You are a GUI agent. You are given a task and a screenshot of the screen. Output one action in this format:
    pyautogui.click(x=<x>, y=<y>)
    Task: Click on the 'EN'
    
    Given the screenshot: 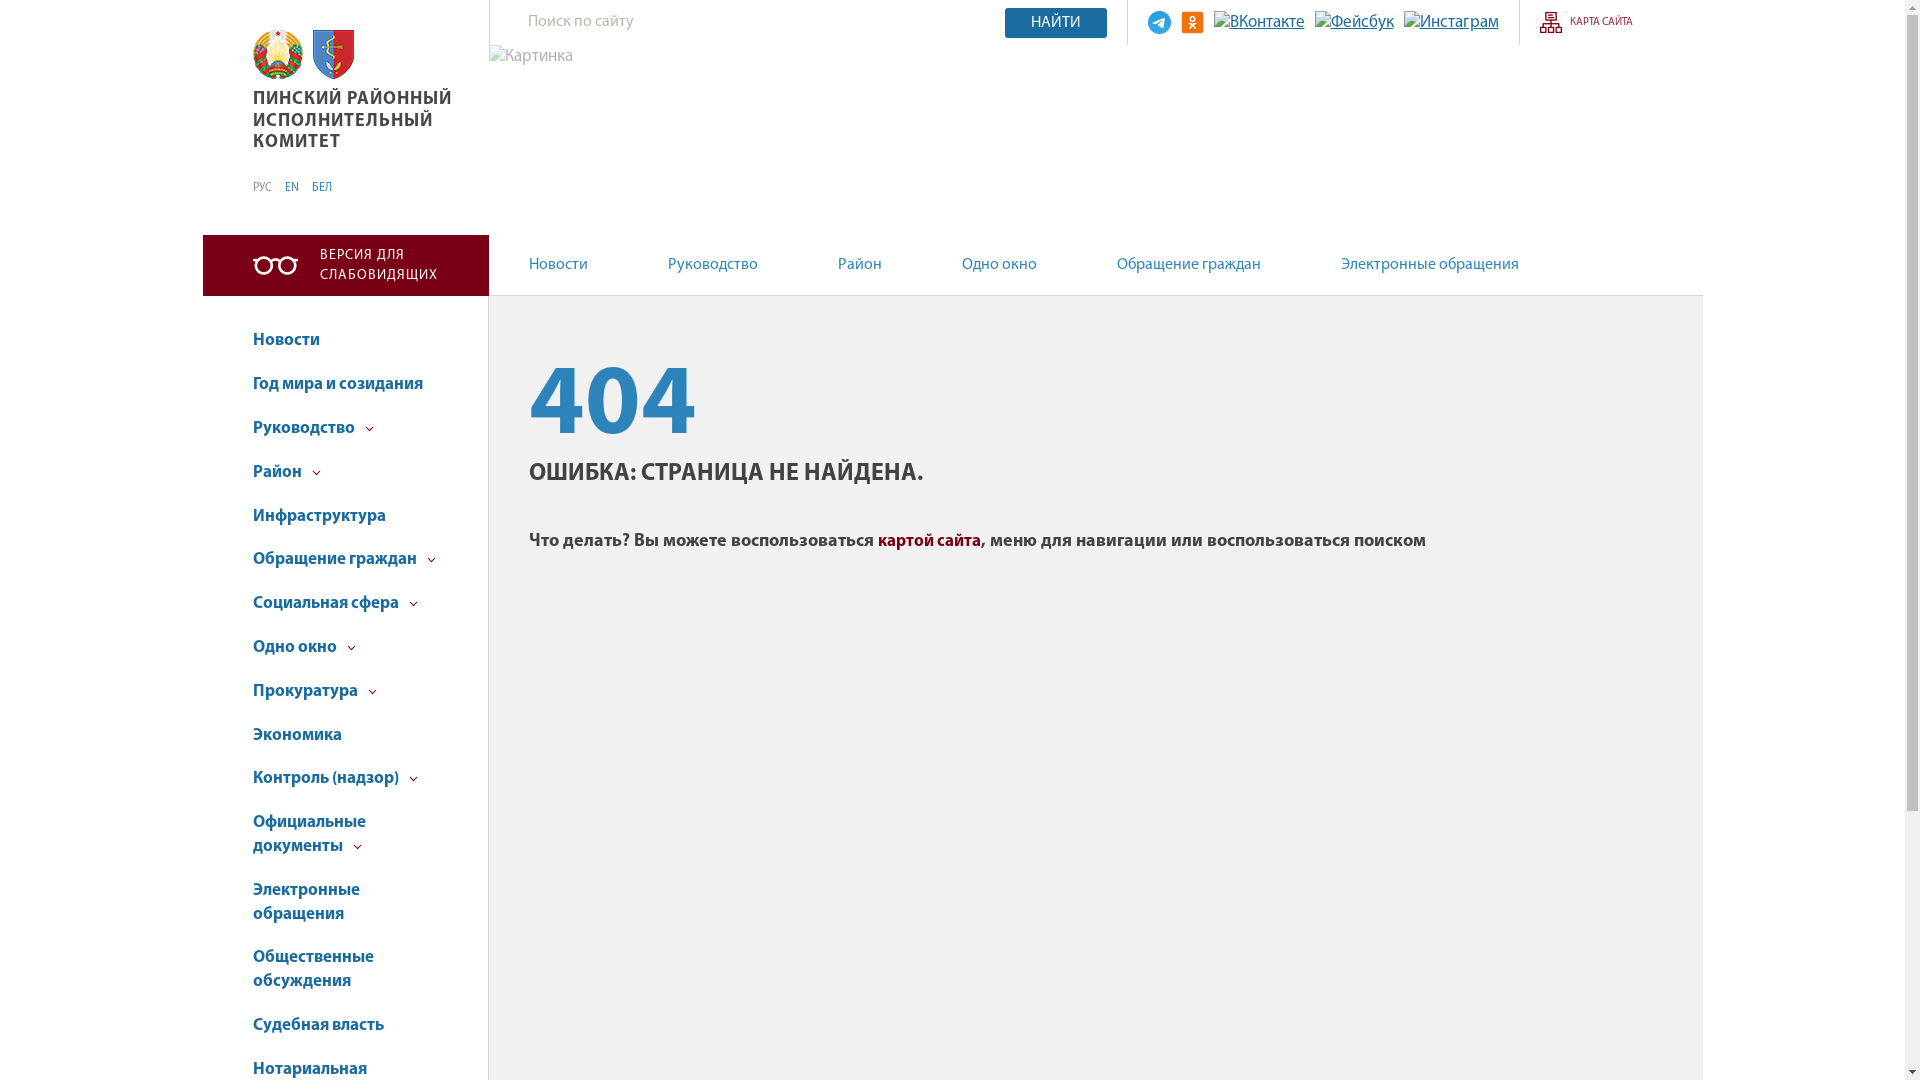 What is the action you would take?
    pyautogui.click(x=282, y=188)
    